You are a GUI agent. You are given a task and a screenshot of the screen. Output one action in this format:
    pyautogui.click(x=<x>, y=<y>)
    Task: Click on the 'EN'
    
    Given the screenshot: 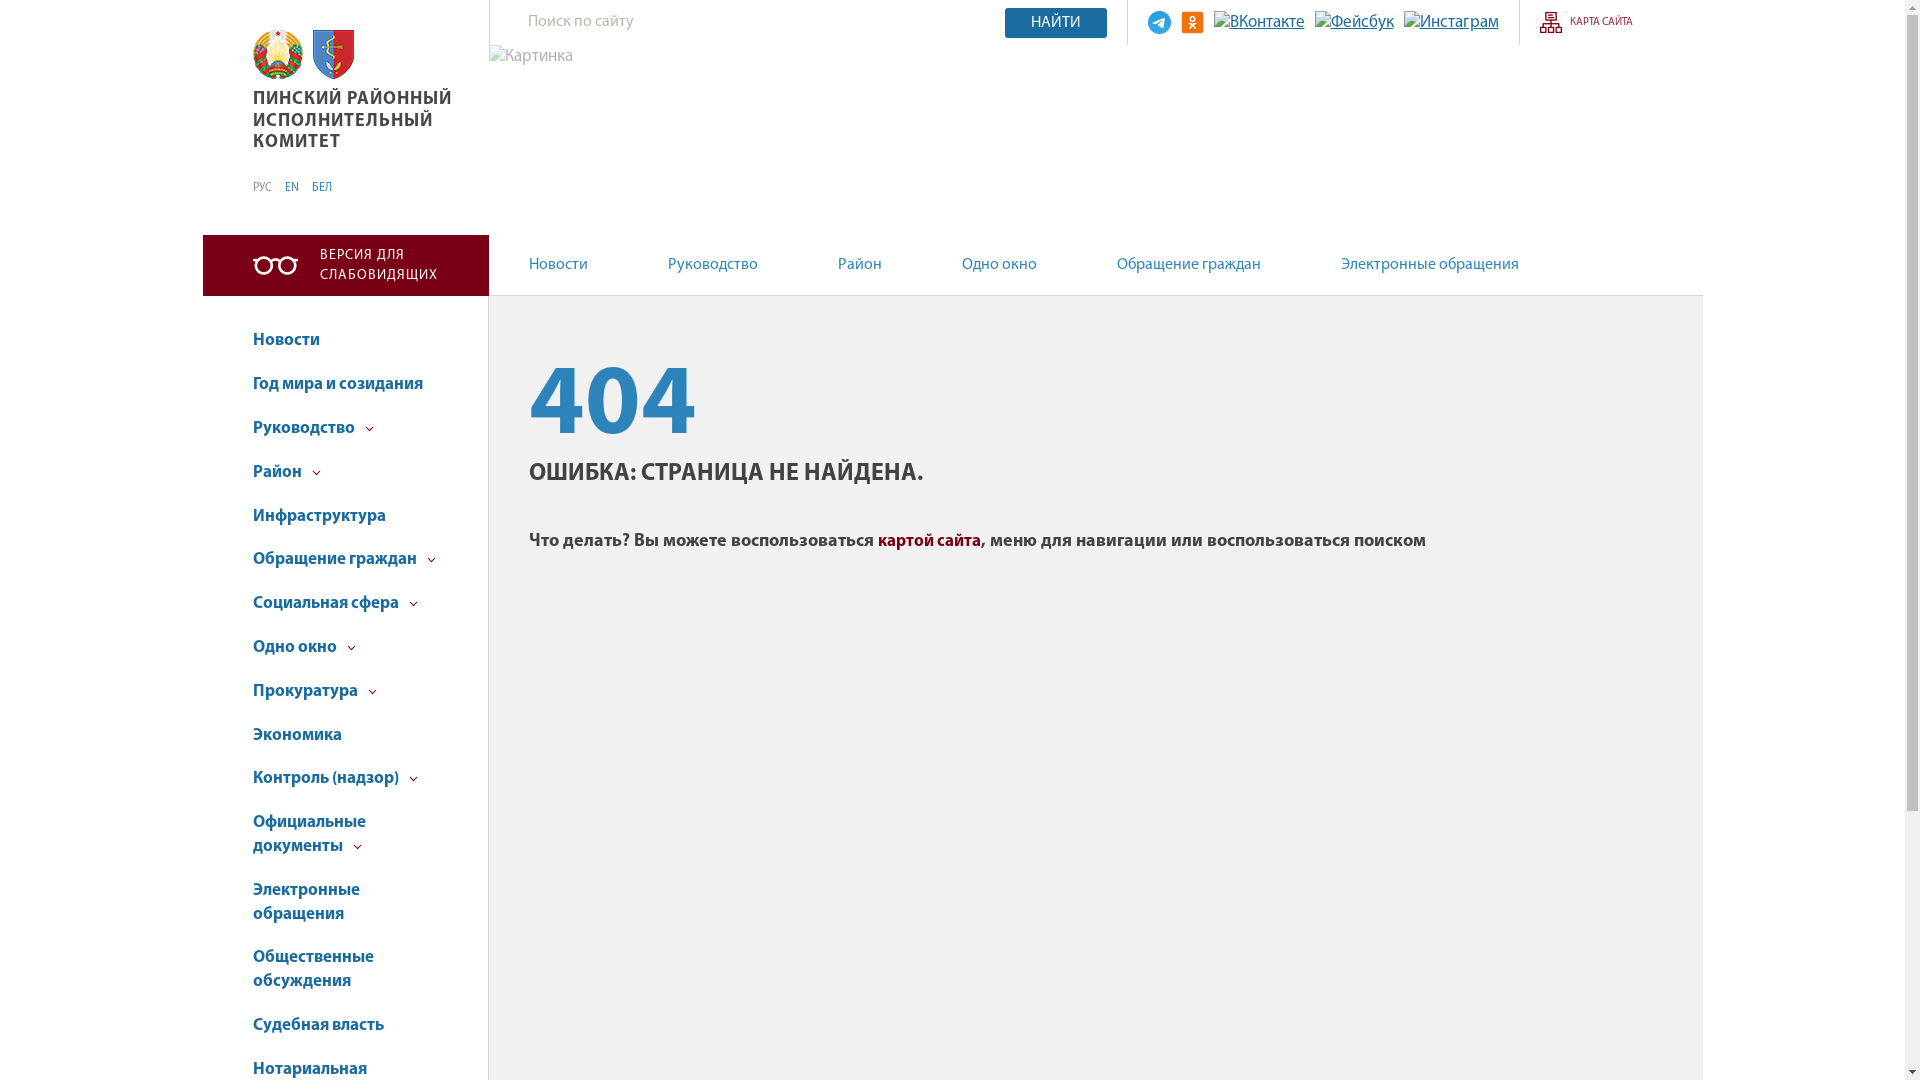 What is the action you would take?
    pyautogui.click(x=282, y=188)
    